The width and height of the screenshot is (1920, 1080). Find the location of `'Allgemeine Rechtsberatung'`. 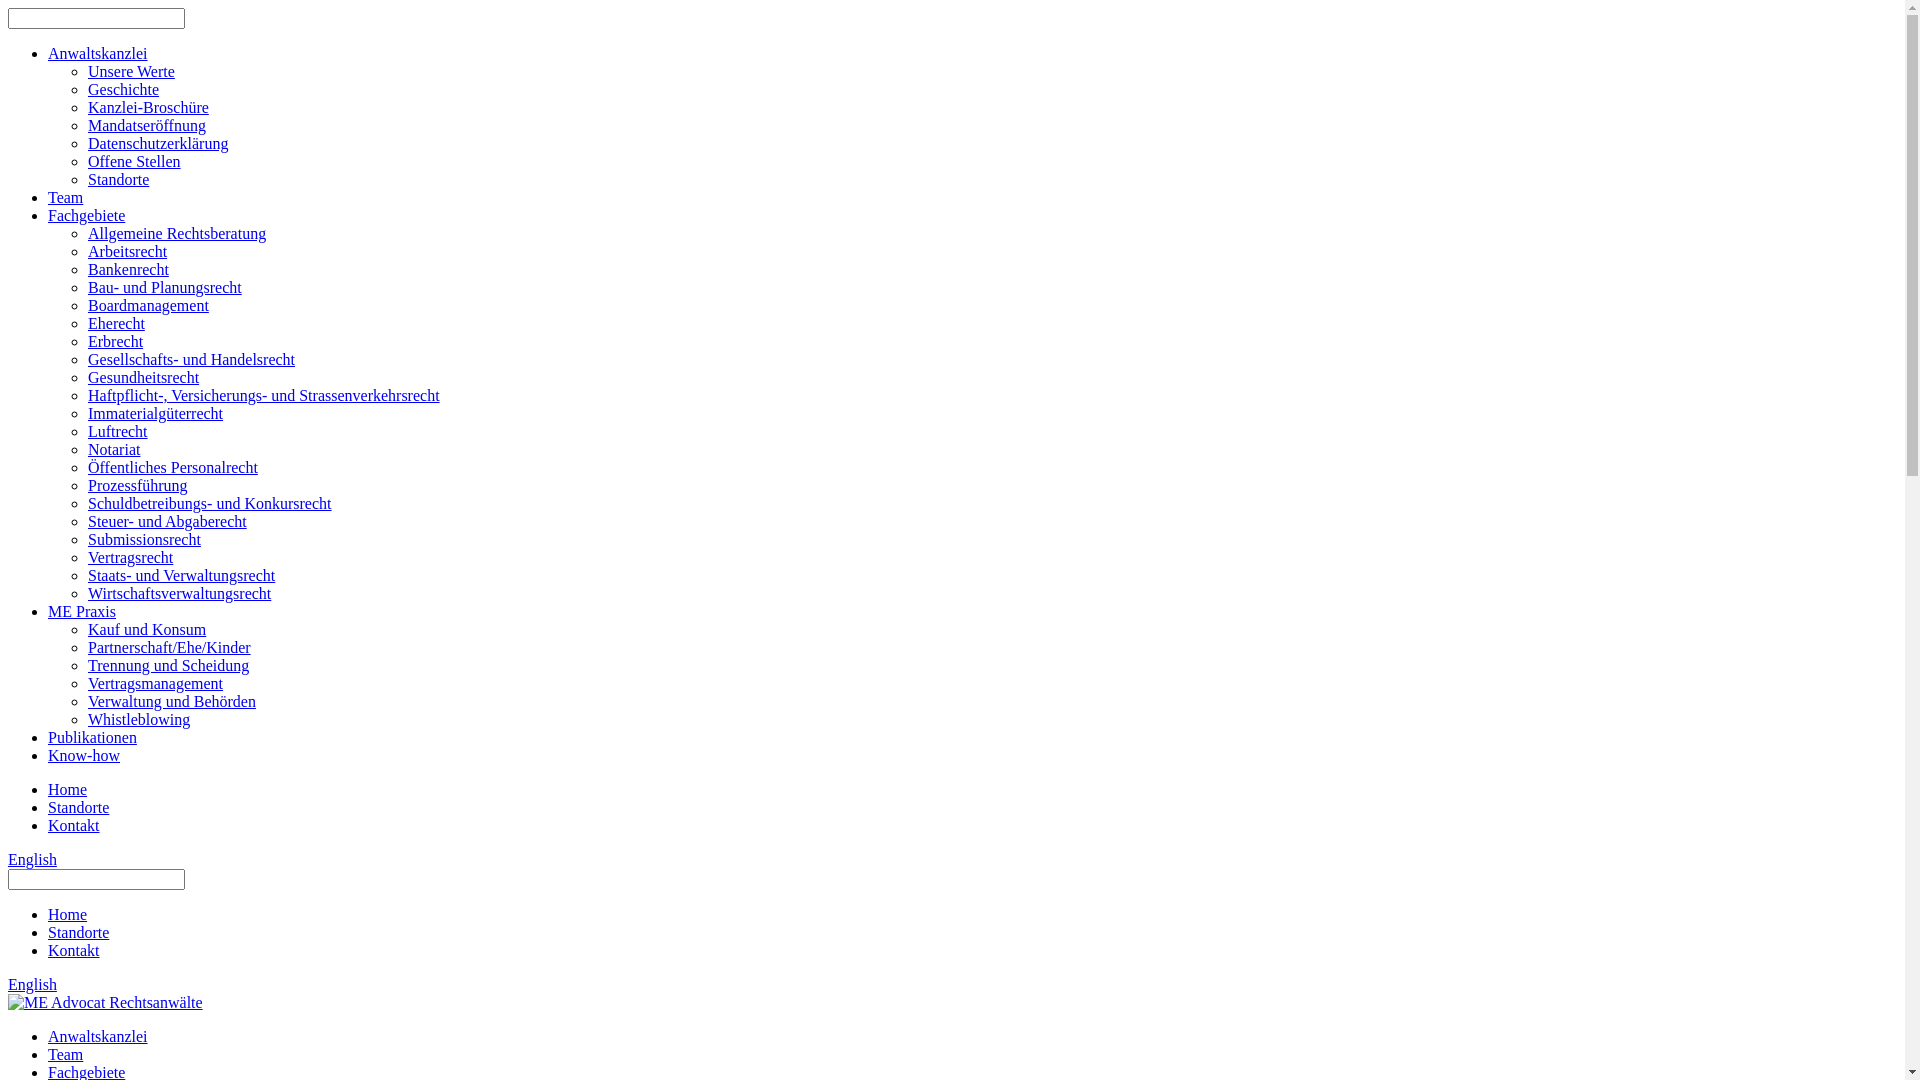

'Allgemeine Rechtsberatung' is located at coordinates (177, 232).